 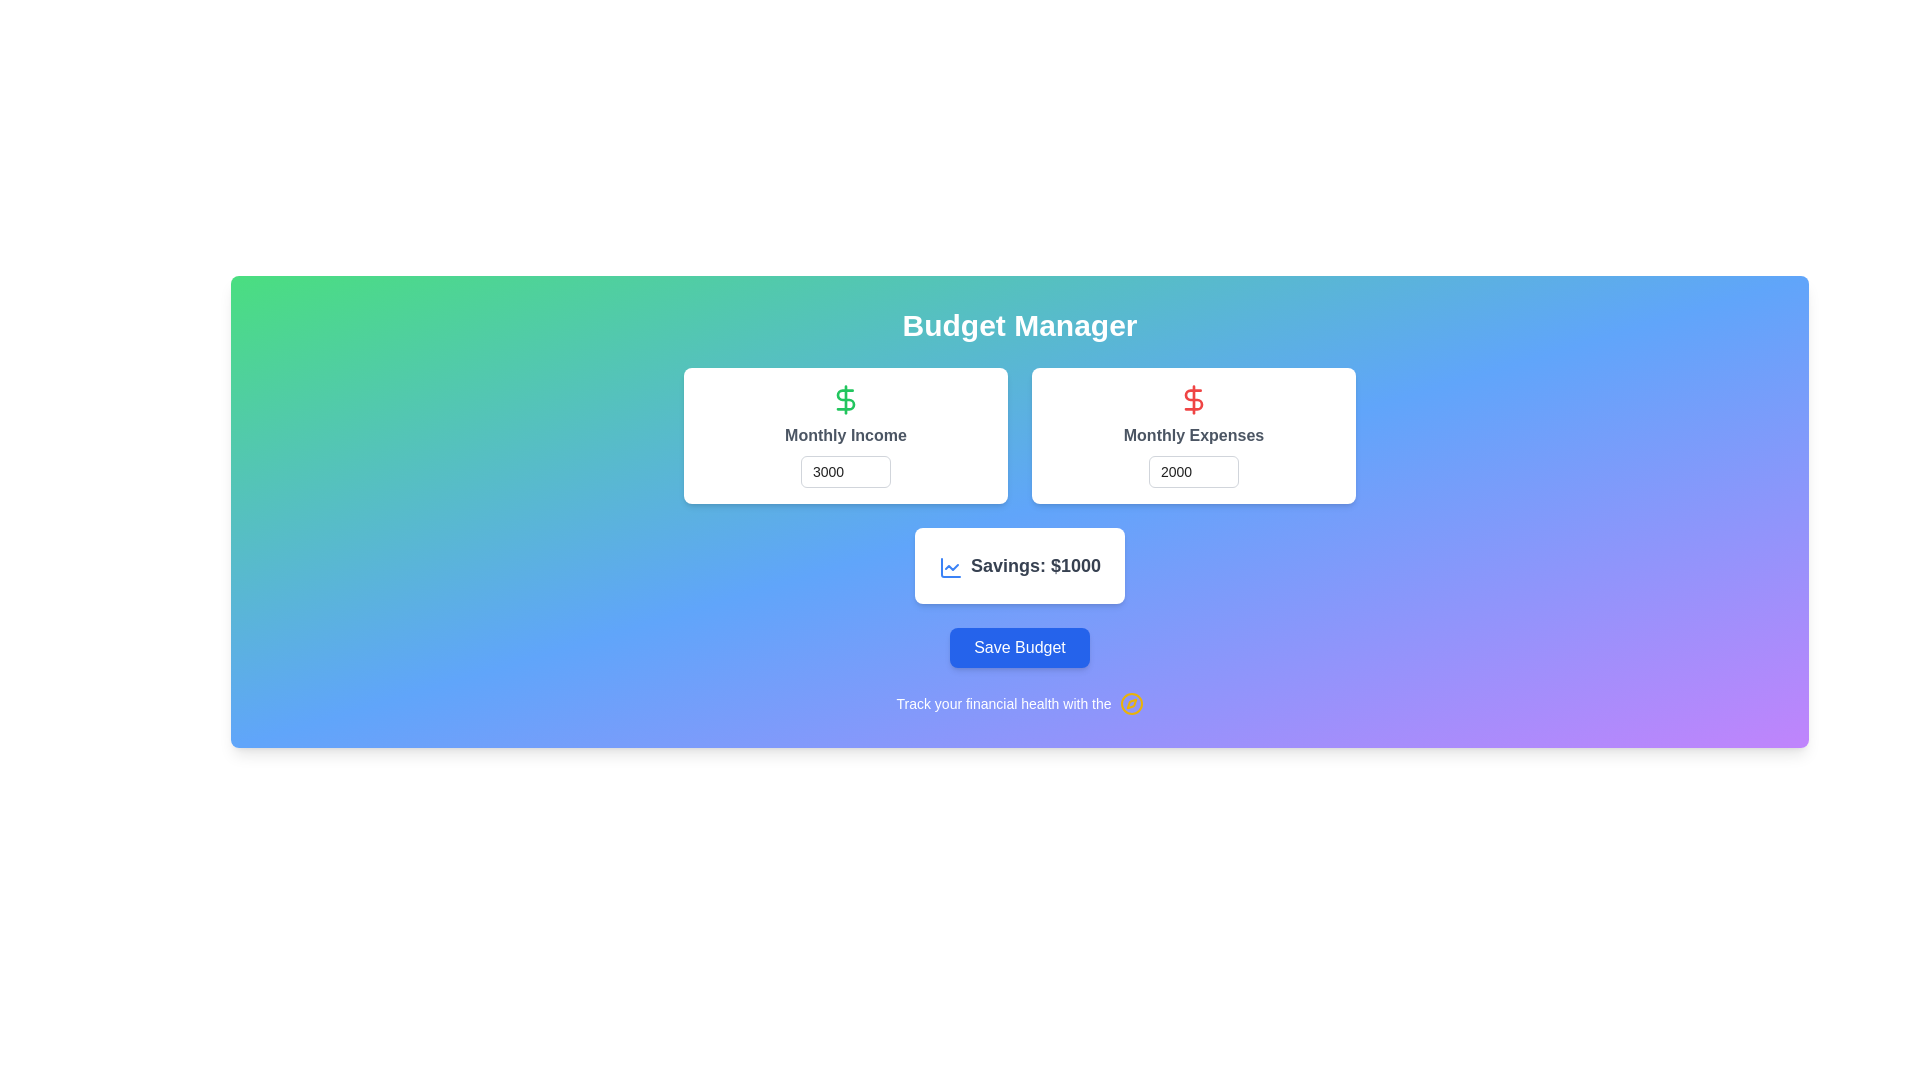 What do you see at coordinates (1003, 703) in the screenshot?
I see `the text label that reads 'Track your financial health with the', which is styled with a white font and positioned below the 'Save Budget' button at the bottom center of the interface` at bounding box center [1003, 703].